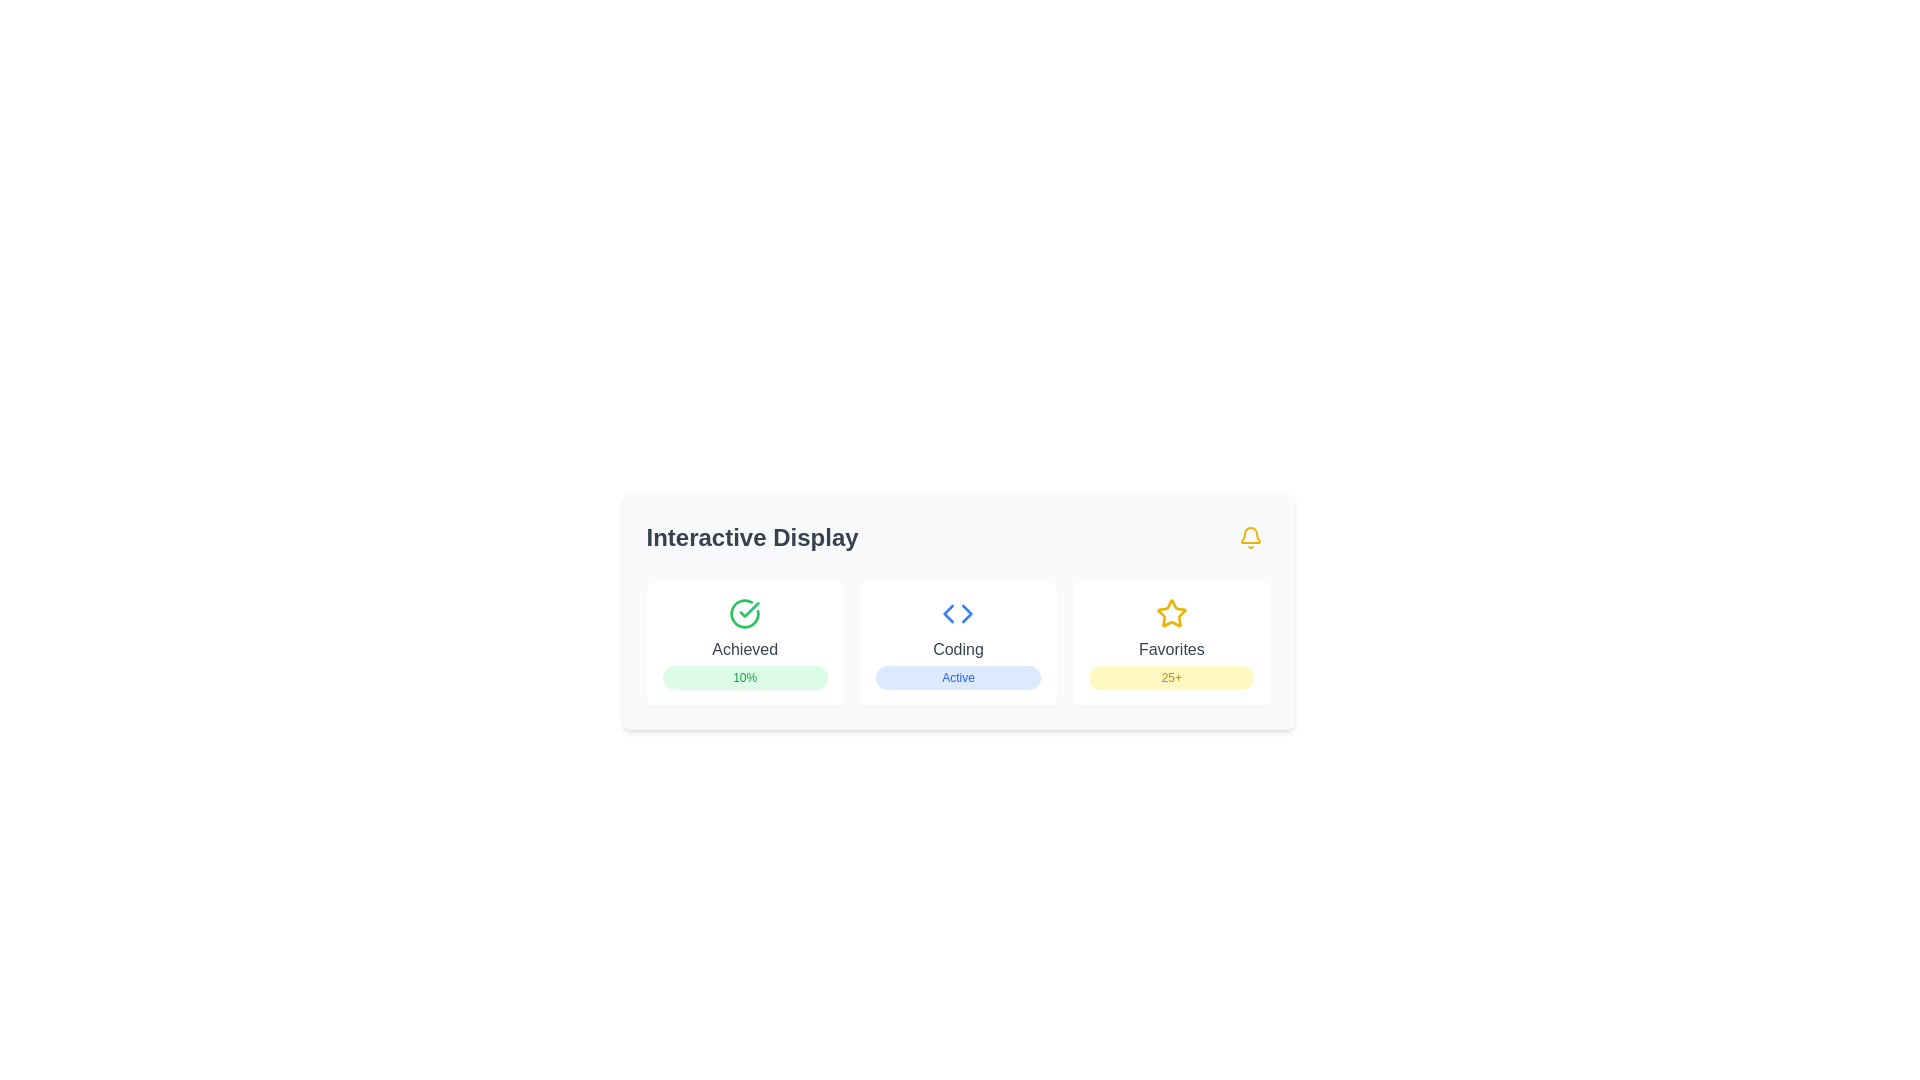  Describe the element at coordinates (1171, 677) in the screenshot. I see `the displayed number on the 'Favorites' badge, located at the bottom center of the 'Favorites' card under the text label 'Favorites' and aligned below a star icon` at that location.